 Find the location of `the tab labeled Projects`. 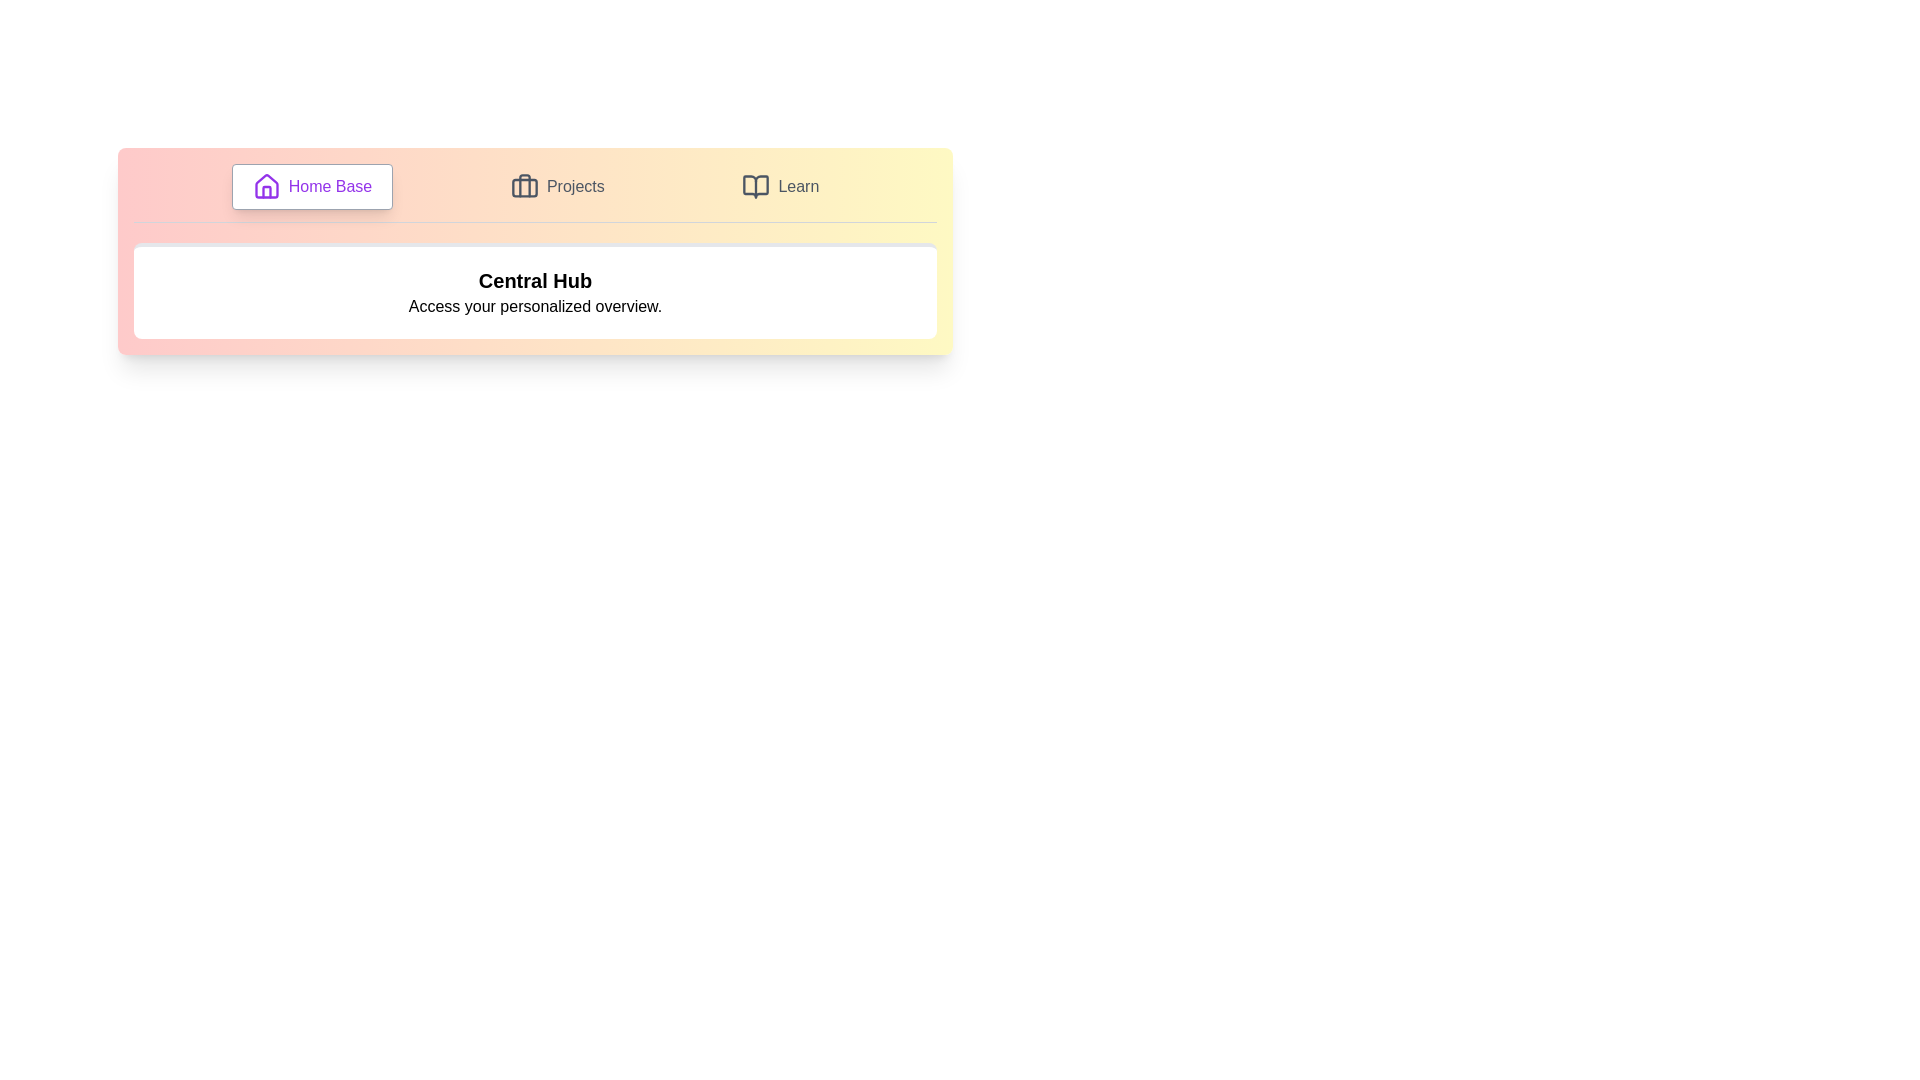

the tab labeled Projects is located at coordinates (556, 186).